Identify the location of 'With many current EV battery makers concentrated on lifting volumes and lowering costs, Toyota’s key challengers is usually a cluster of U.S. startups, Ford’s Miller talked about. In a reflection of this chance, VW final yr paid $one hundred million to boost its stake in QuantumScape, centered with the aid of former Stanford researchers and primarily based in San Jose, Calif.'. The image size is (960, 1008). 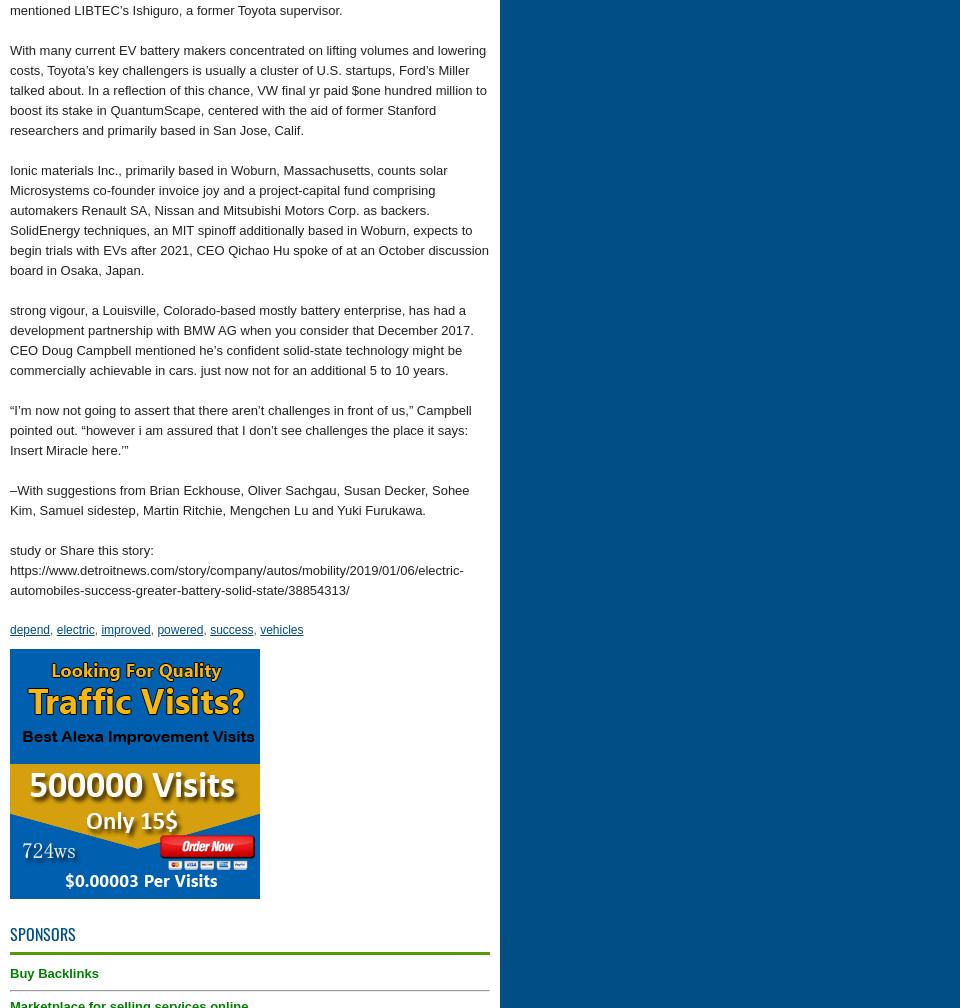
(246, 90).